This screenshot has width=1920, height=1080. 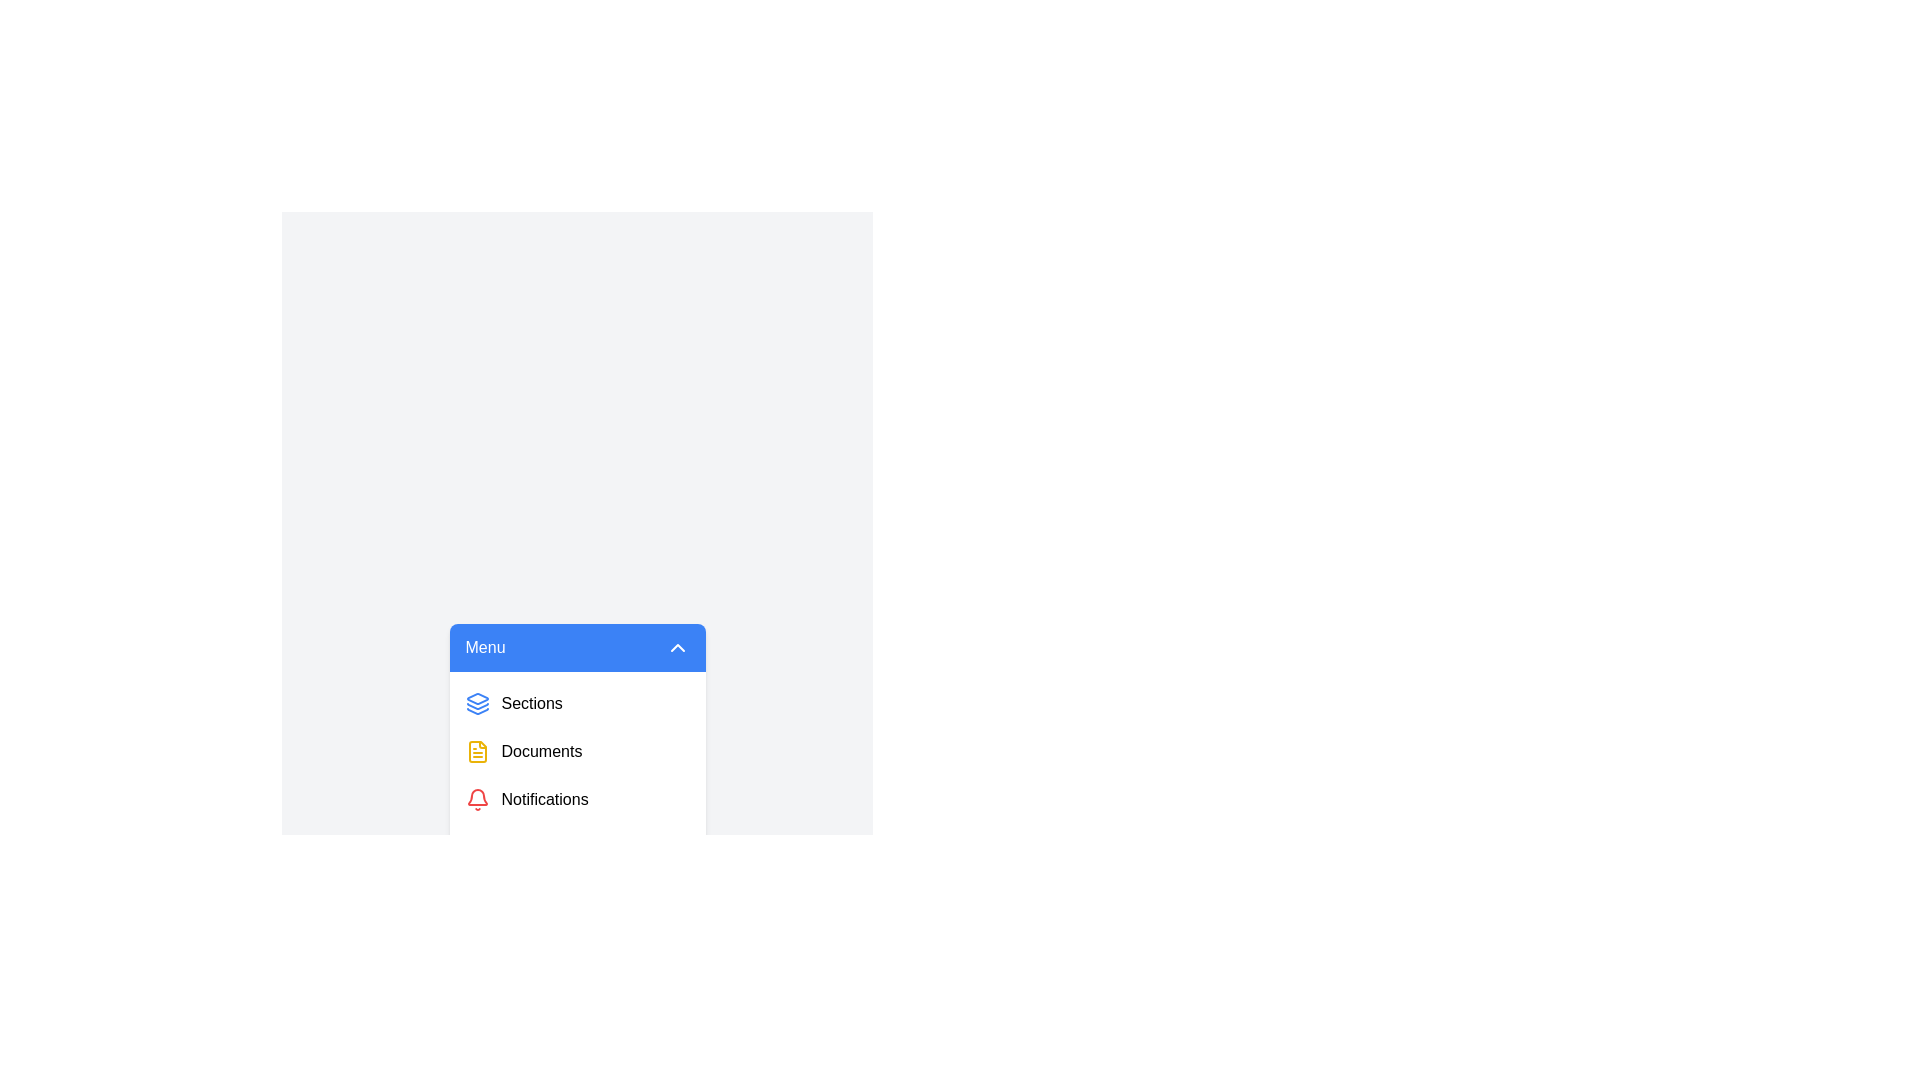 I want to click on the 'Notifications' menu item, so click(x=576, y=798).